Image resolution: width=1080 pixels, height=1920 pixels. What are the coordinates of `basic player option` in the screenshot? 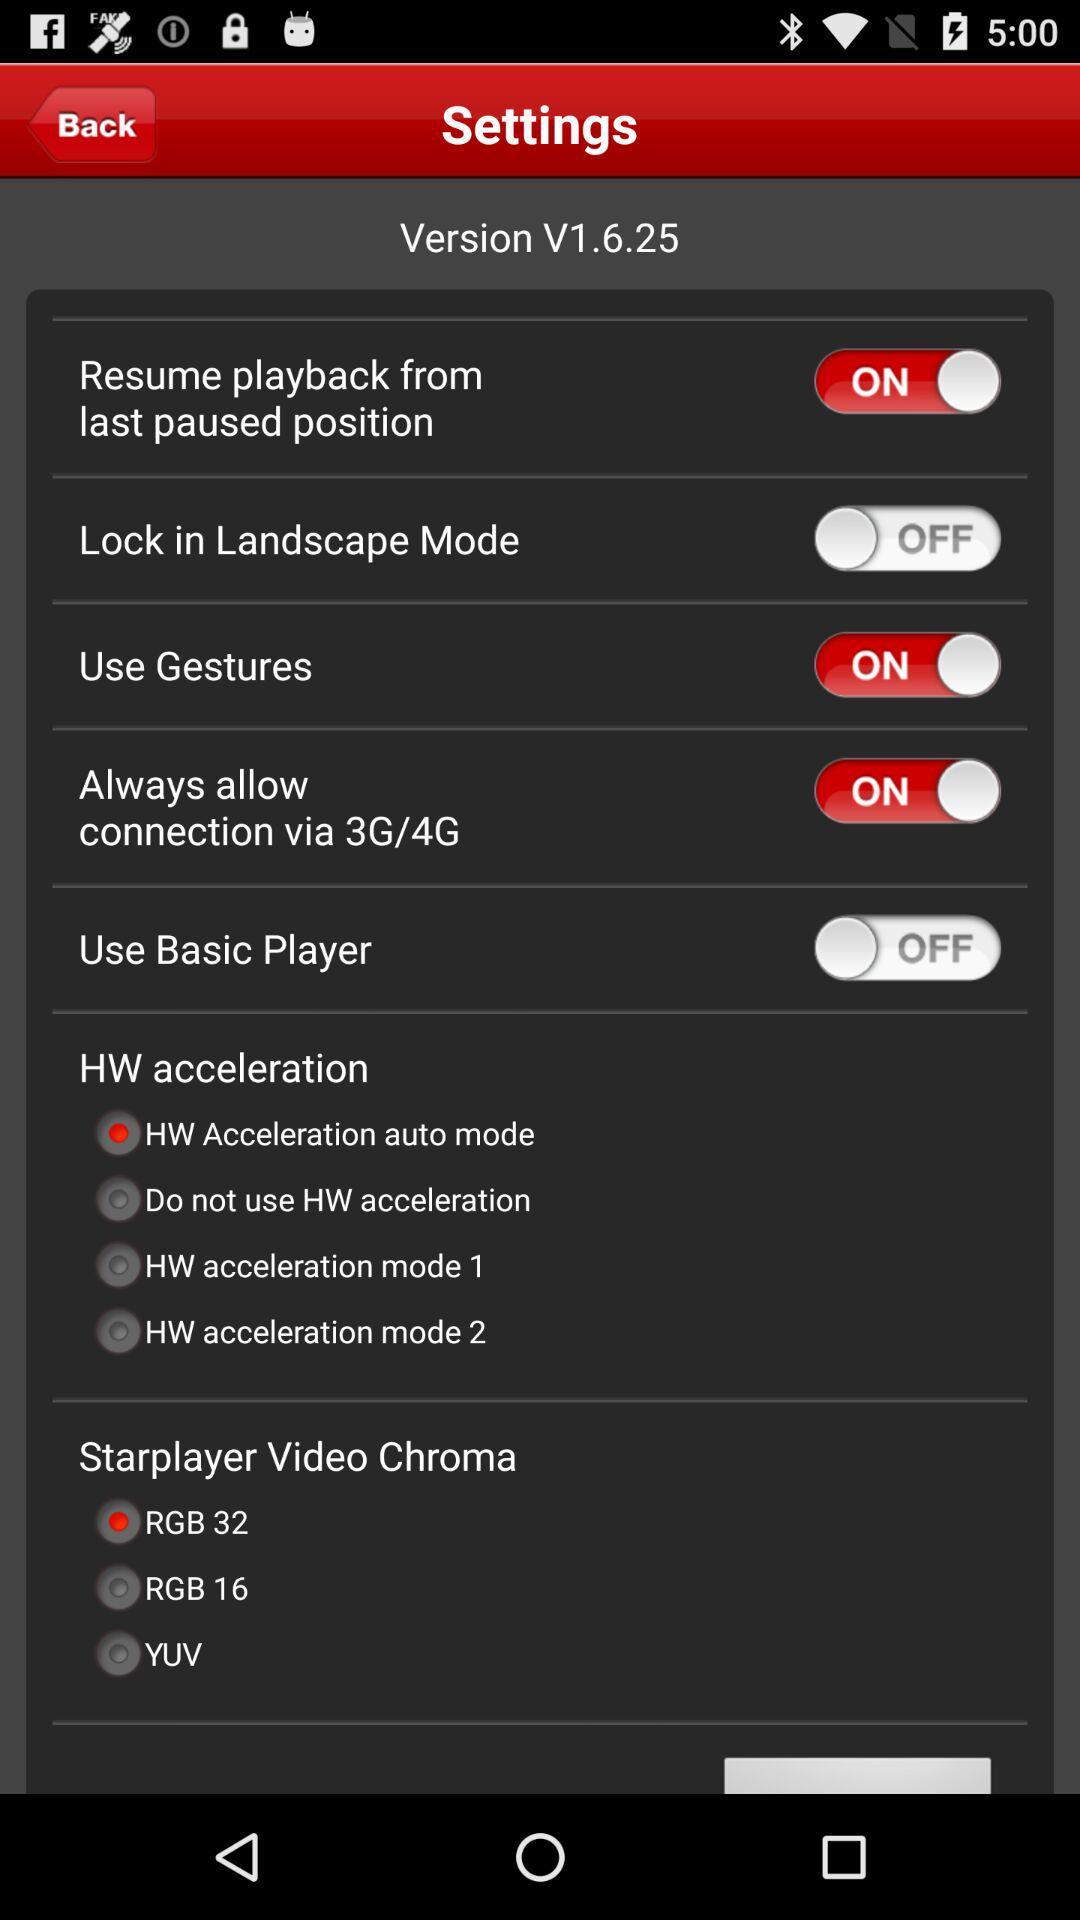 It's located at (907, 947).